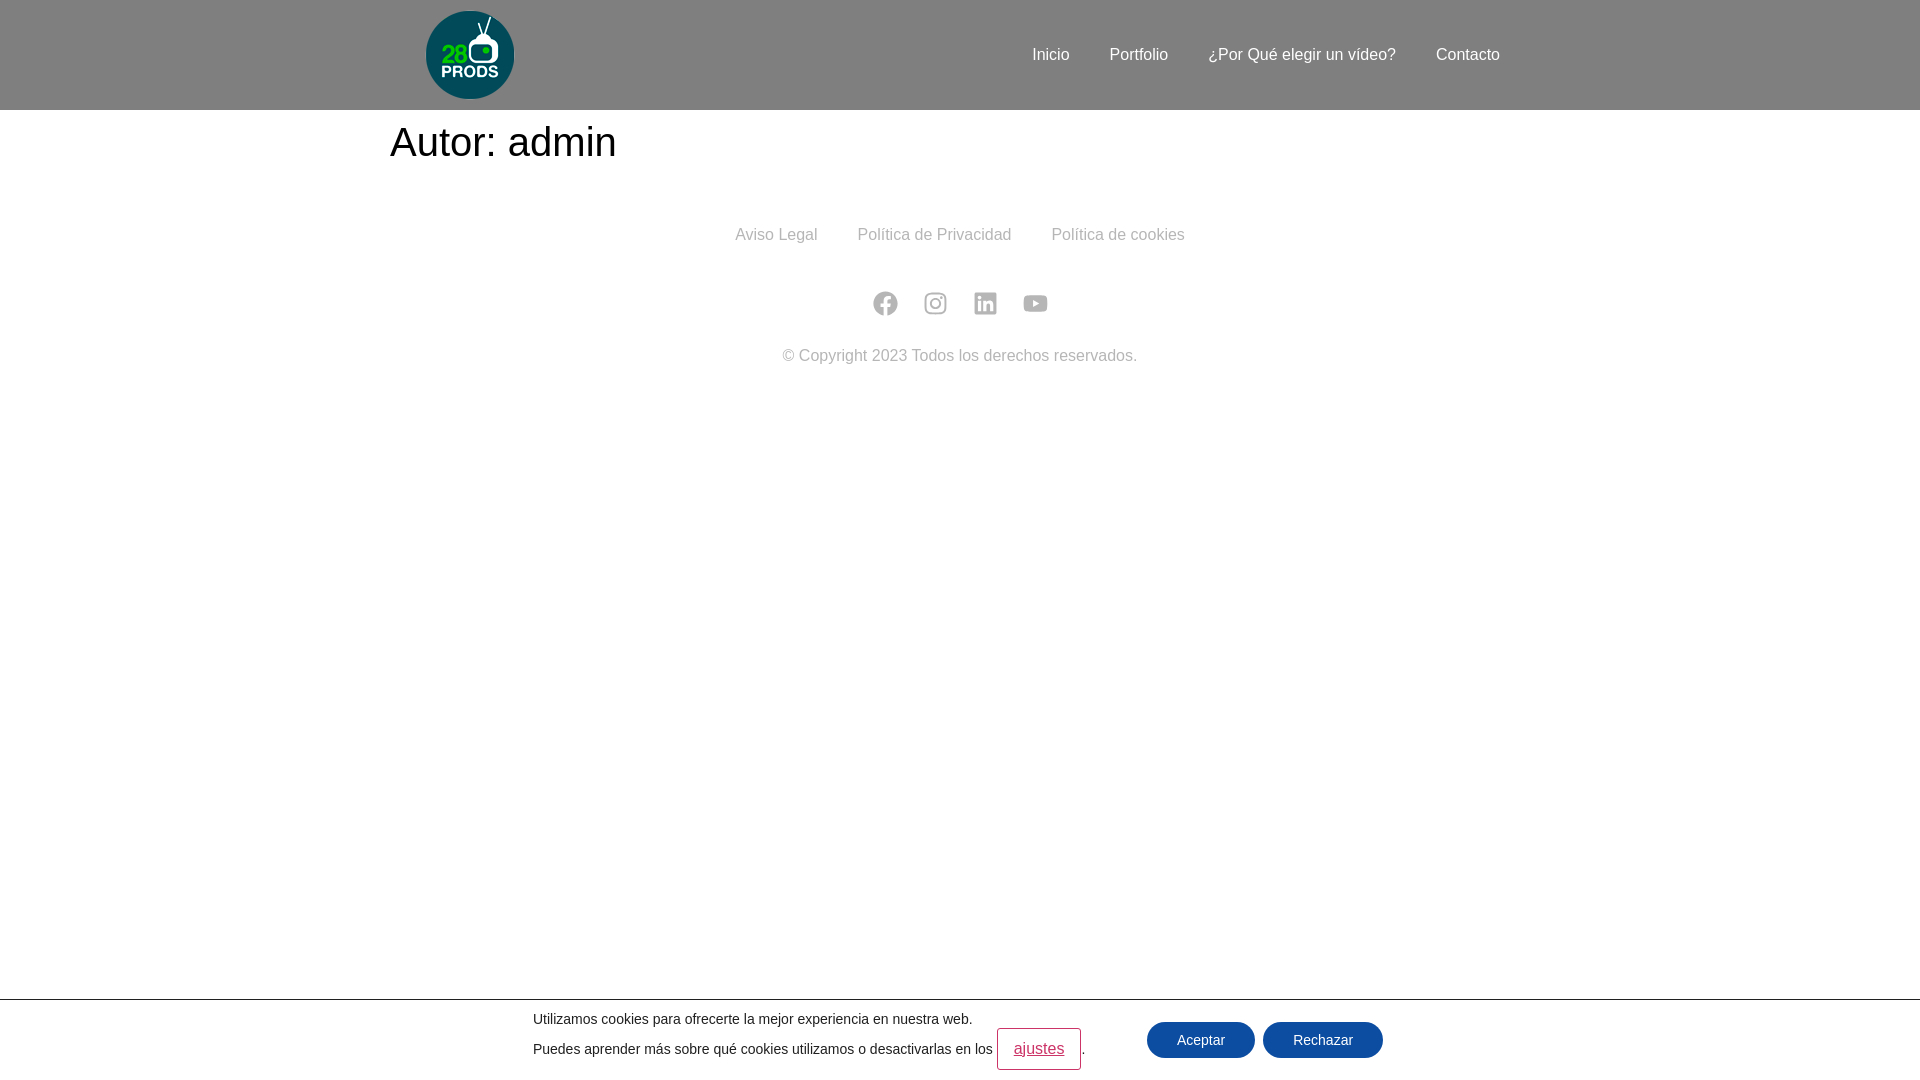 This screenshot has height=1080, width=1920. Describe the element at coordinates (1468, 53) in the screenshot. I see `'Contacto'` at that location.